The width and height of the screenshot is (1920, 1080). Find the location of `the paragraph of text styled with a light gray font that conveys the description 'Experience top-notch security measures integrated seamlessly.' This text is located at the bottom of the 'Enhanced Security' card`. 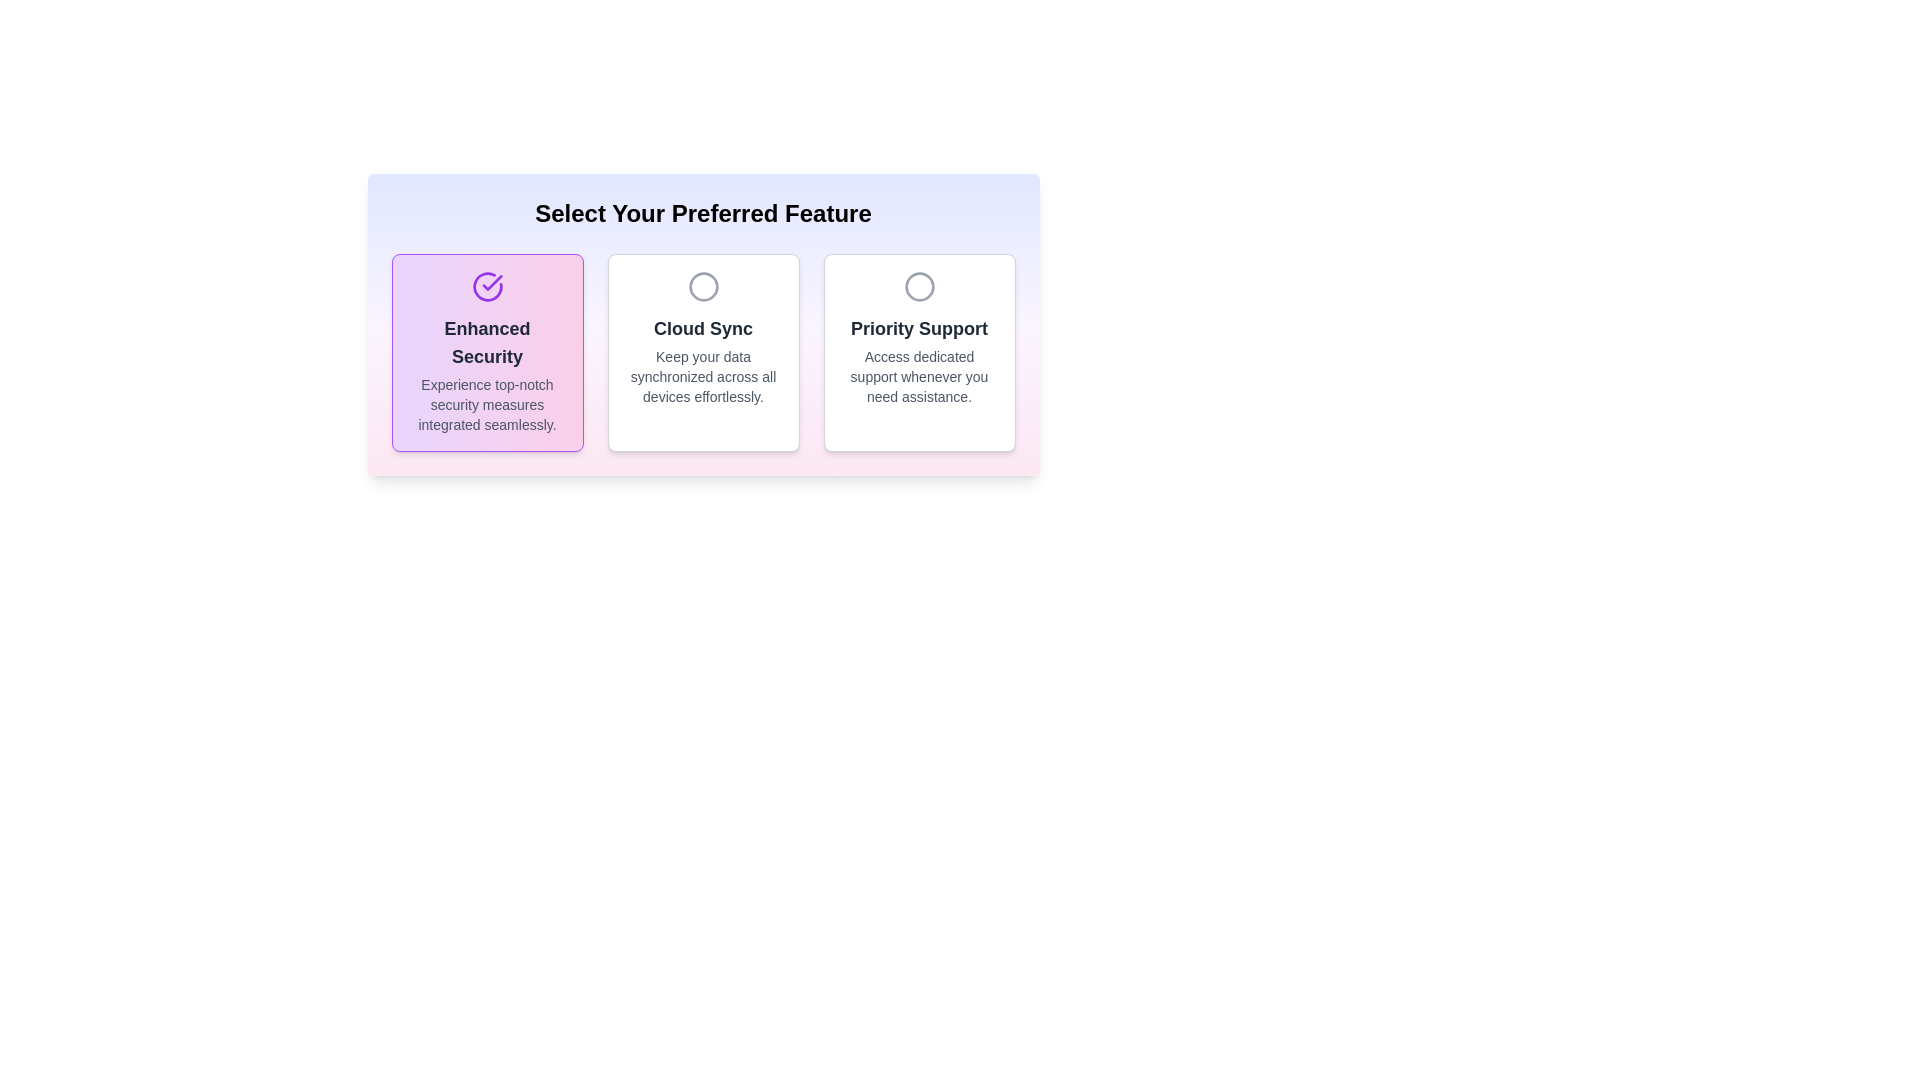

the paragraph of text styled with a light gray font that conveys the description 'Experience top-notch security measures integrated seamlessly.' This text is located at the bottom of the 'Enhanced Security' card is located at coordinates (487, 405).